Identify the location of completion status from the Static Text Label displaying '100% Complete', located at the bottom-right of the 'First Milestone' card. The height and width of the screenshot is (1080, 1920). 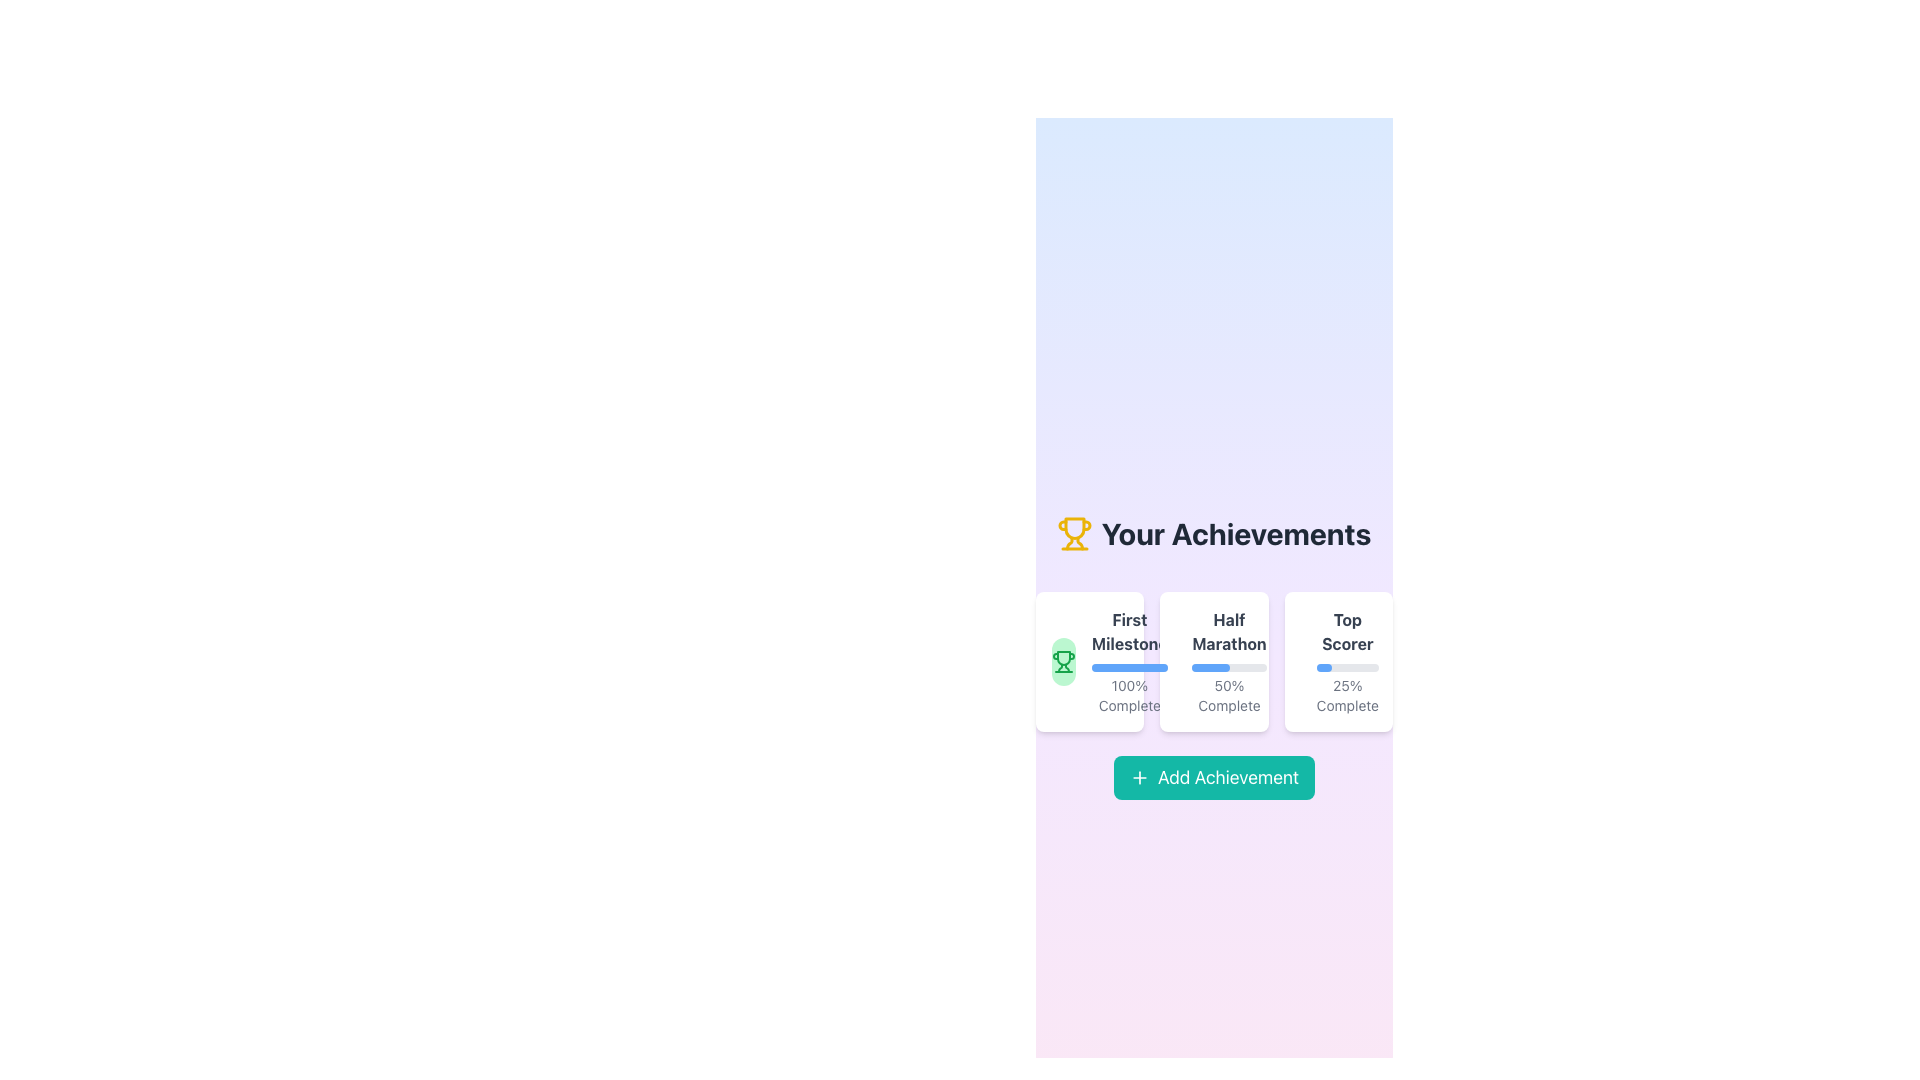
(1129, 694).